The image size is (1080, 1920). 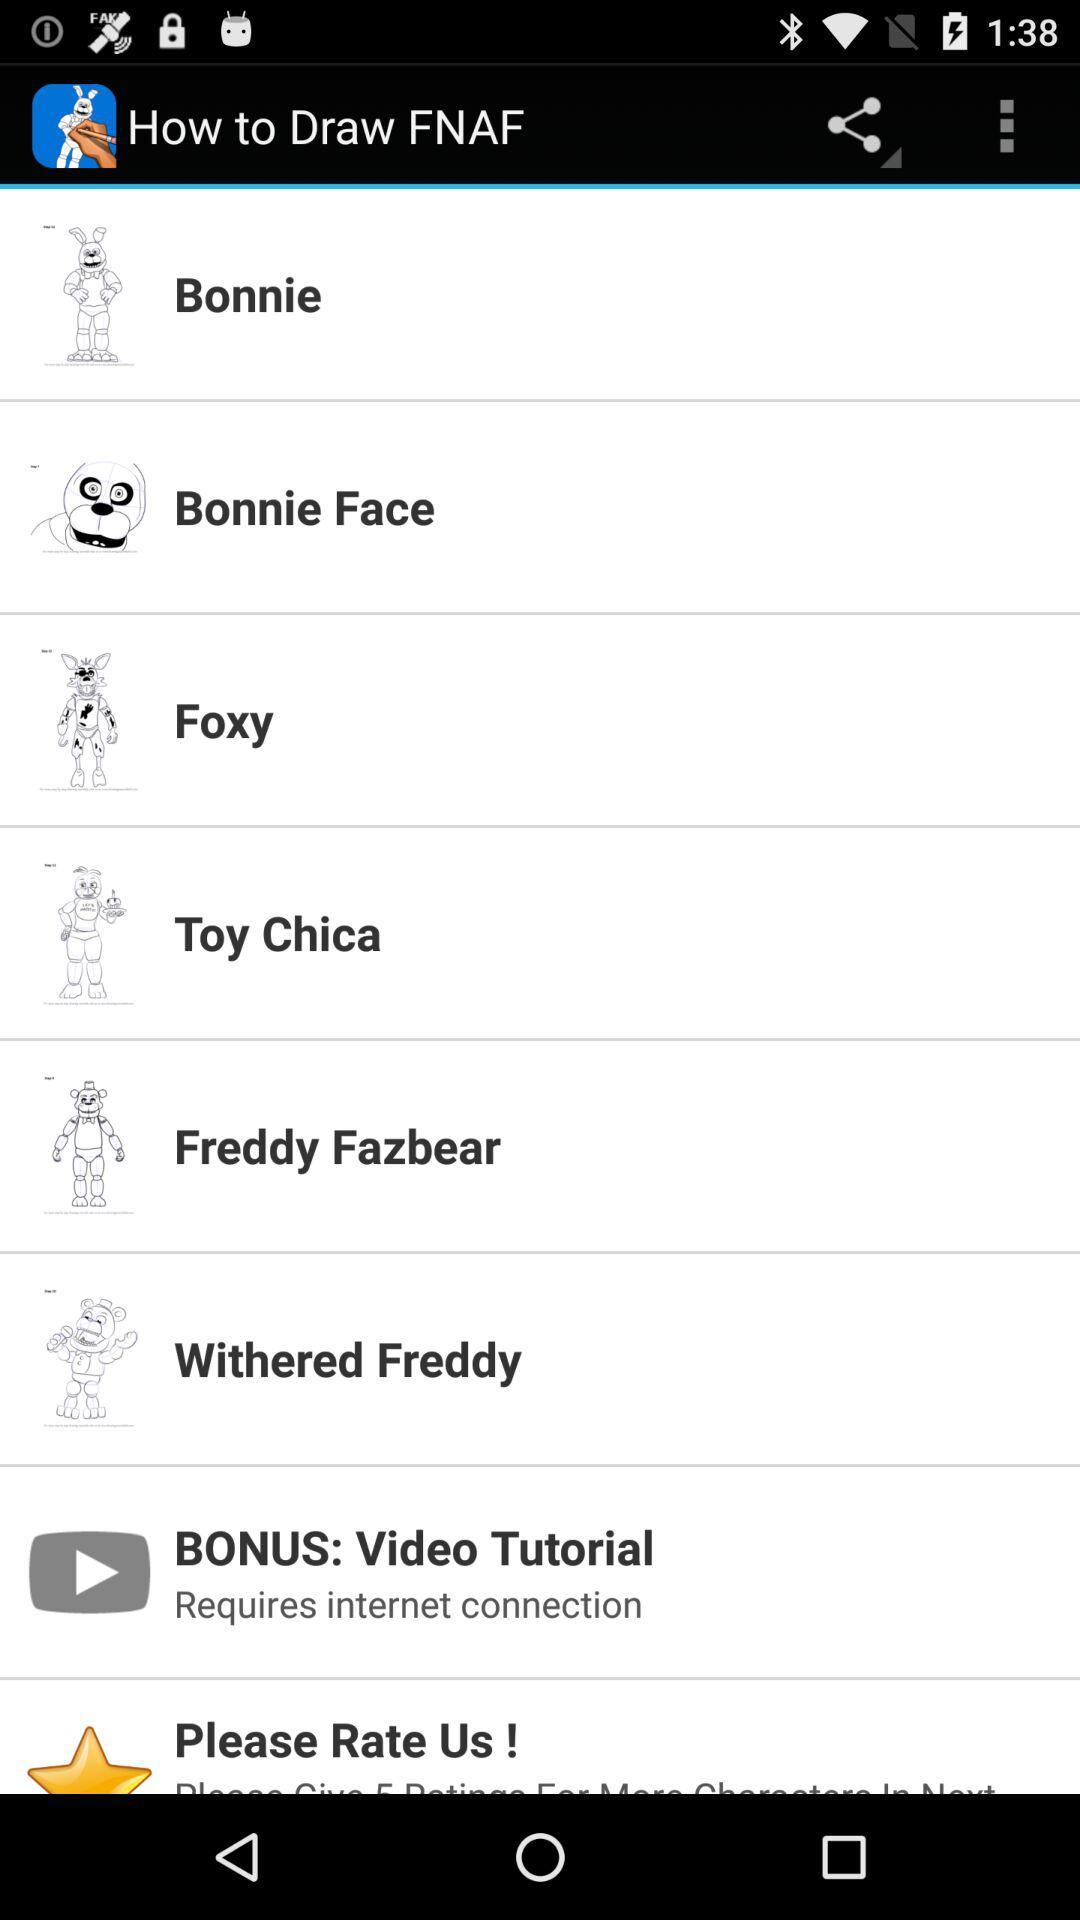 What do you see at coordinates (613, 1603) in the screenshot?
I see `the item above please rate us !` at bounding box center [613, 1603].